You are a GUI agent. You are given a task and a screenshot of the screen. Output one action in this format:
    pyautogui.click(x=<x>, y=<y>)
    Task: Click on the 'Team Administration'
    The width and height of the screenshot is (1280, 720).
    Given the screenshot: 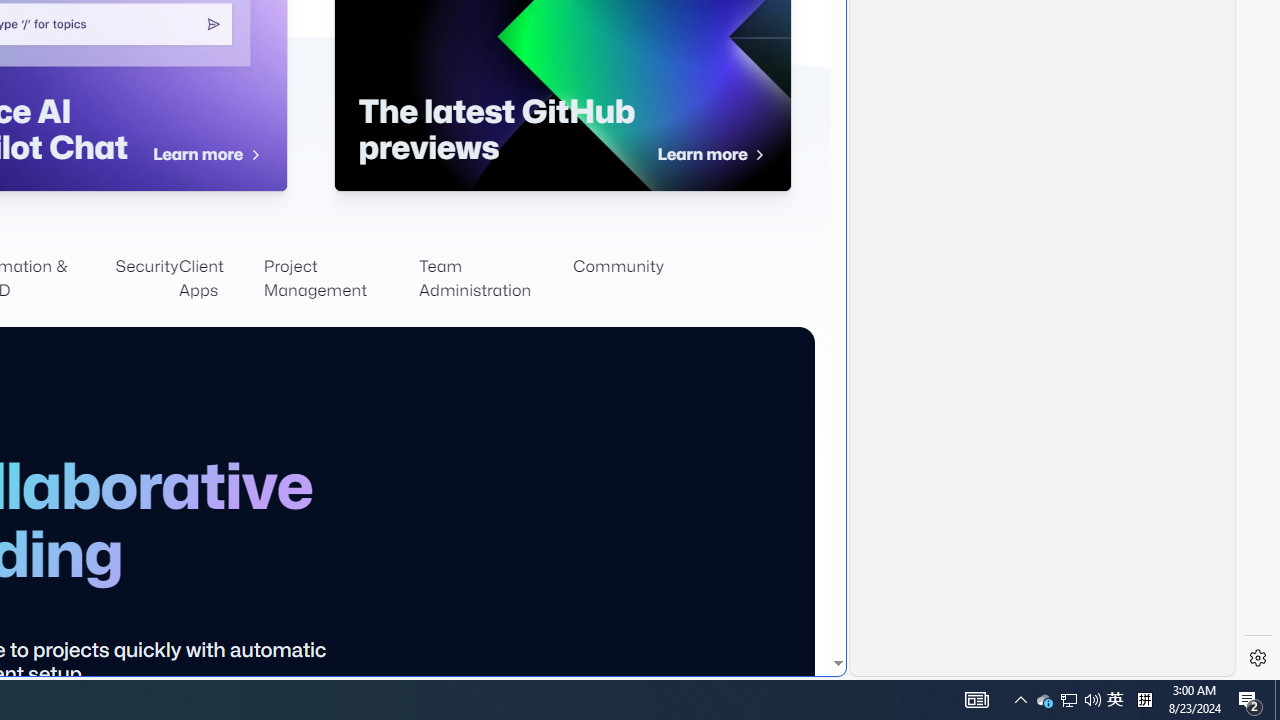 What is the action you would take?
    pyautogui.click(x=496, y=279)
    